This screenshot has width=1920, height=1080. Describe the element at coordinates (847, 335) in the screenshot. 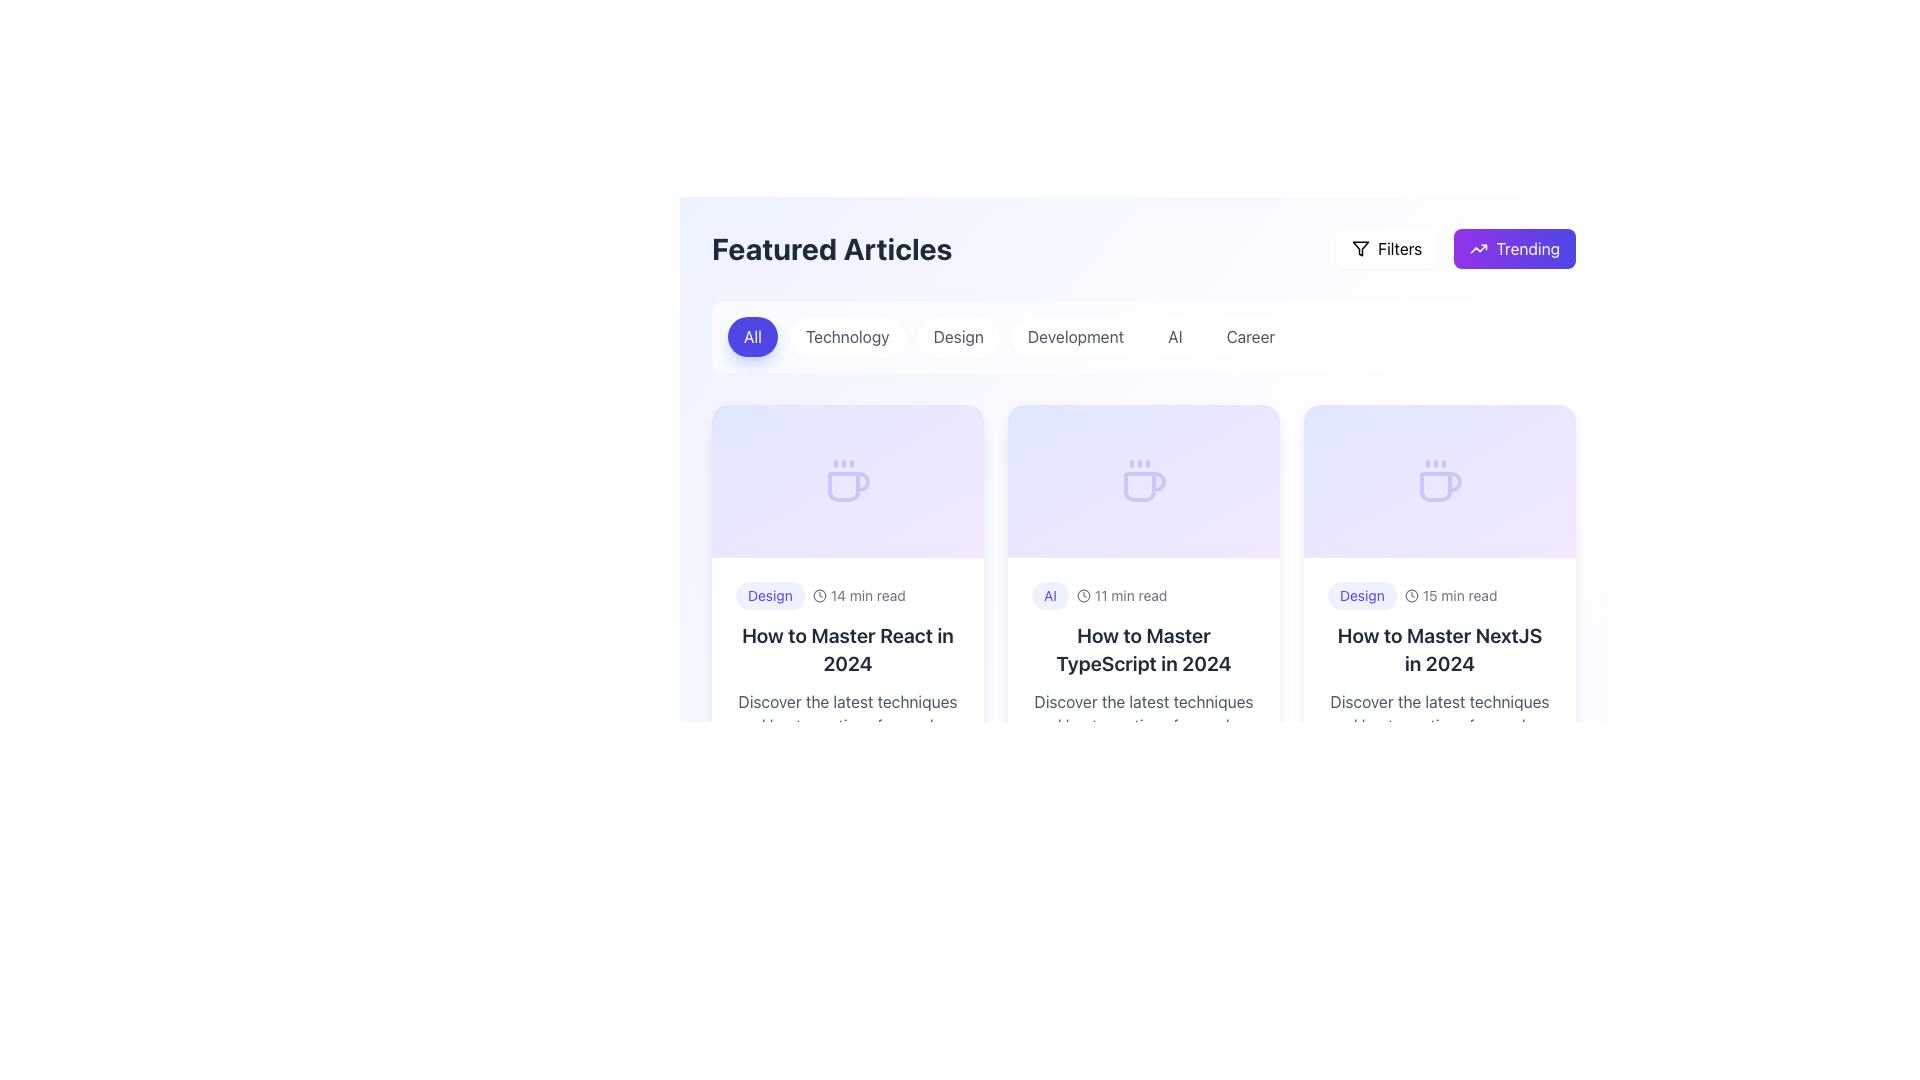

I see `the 'Technology' filter button, which is a pill-shaped button with gray text and a white background, located in the horizontal row of category buttons below the 'Featured Articles' header` at that location.